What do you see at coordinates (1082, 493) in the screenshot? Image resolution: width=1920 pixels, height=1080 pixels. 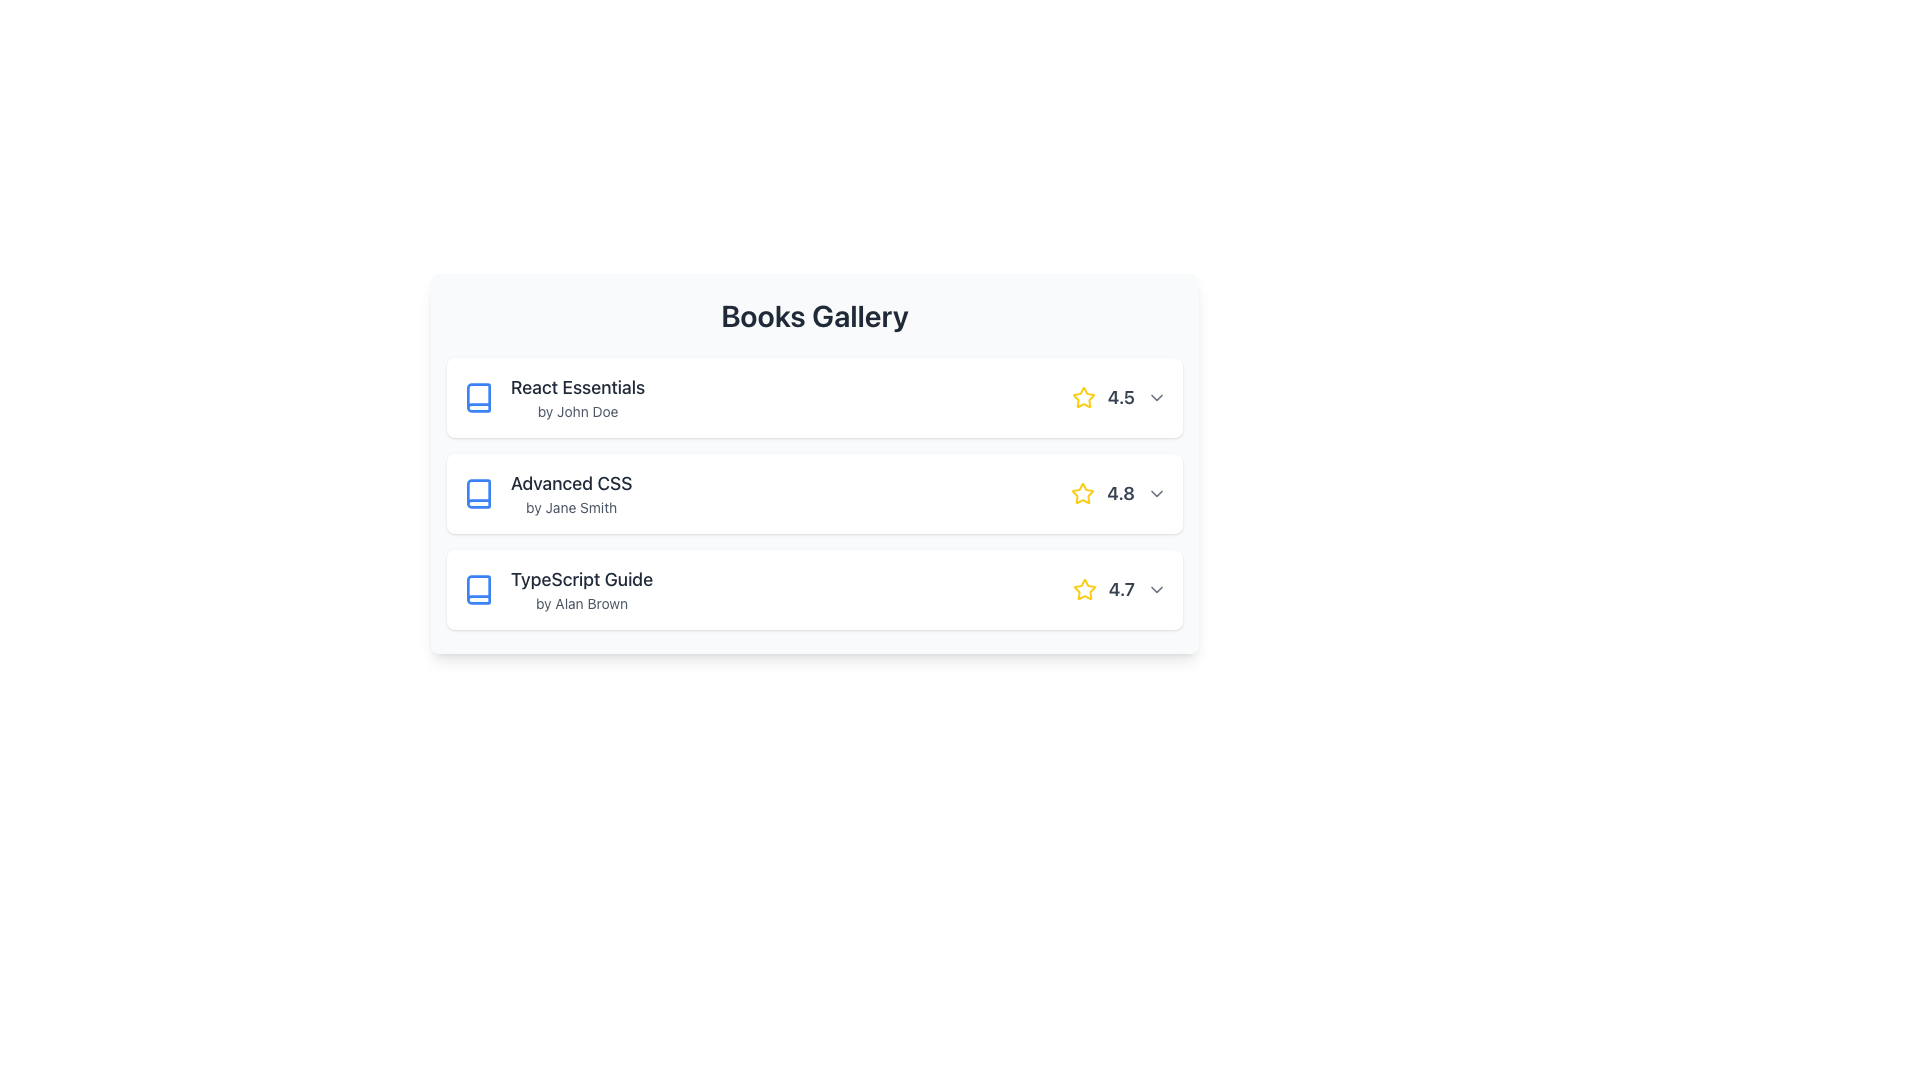 I see `the star-shaped icon with a yellow outline that represents the rating for the 'Advanced CSS' book, located to the left of the rating number '4.8'` at bounding box center [1082, 493].